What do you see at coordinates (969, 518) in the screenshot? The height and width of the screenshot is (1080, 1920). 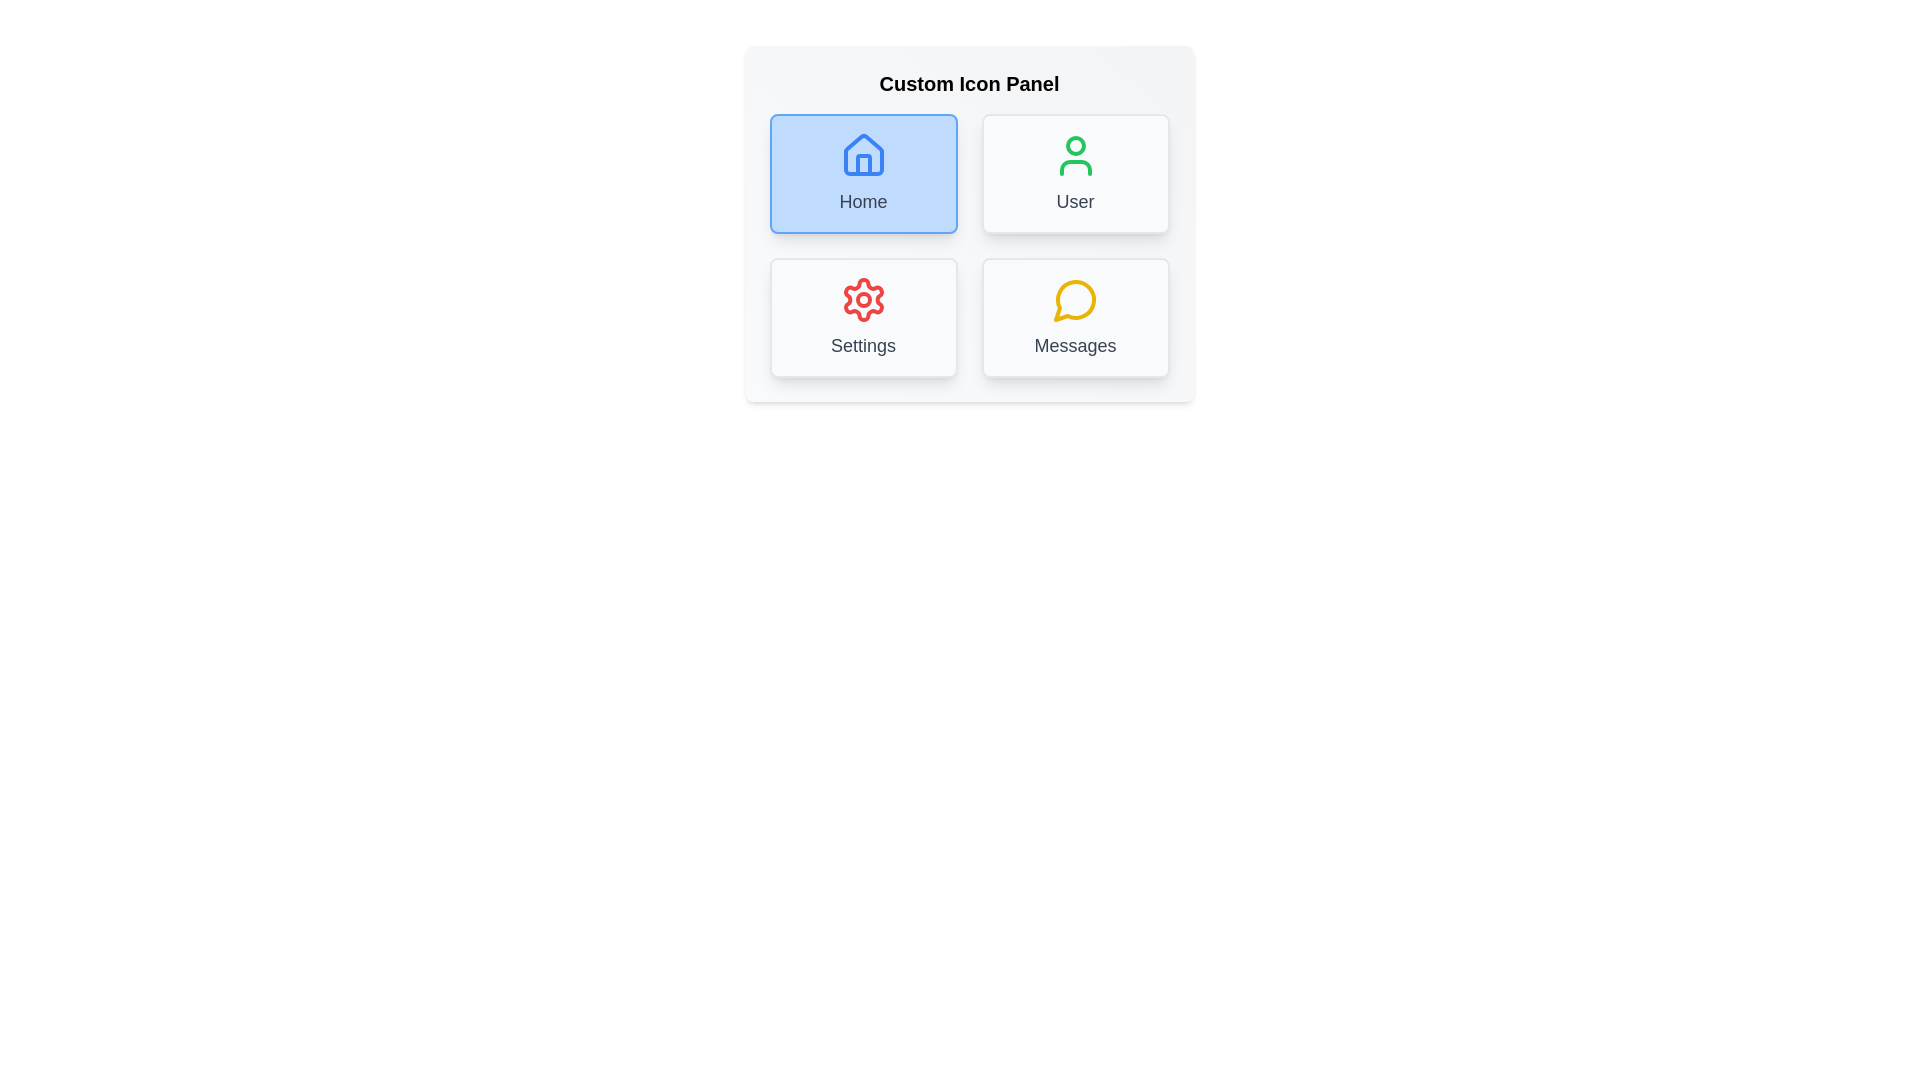 I see `the background area of the panel` at bounding box center [969, 518].